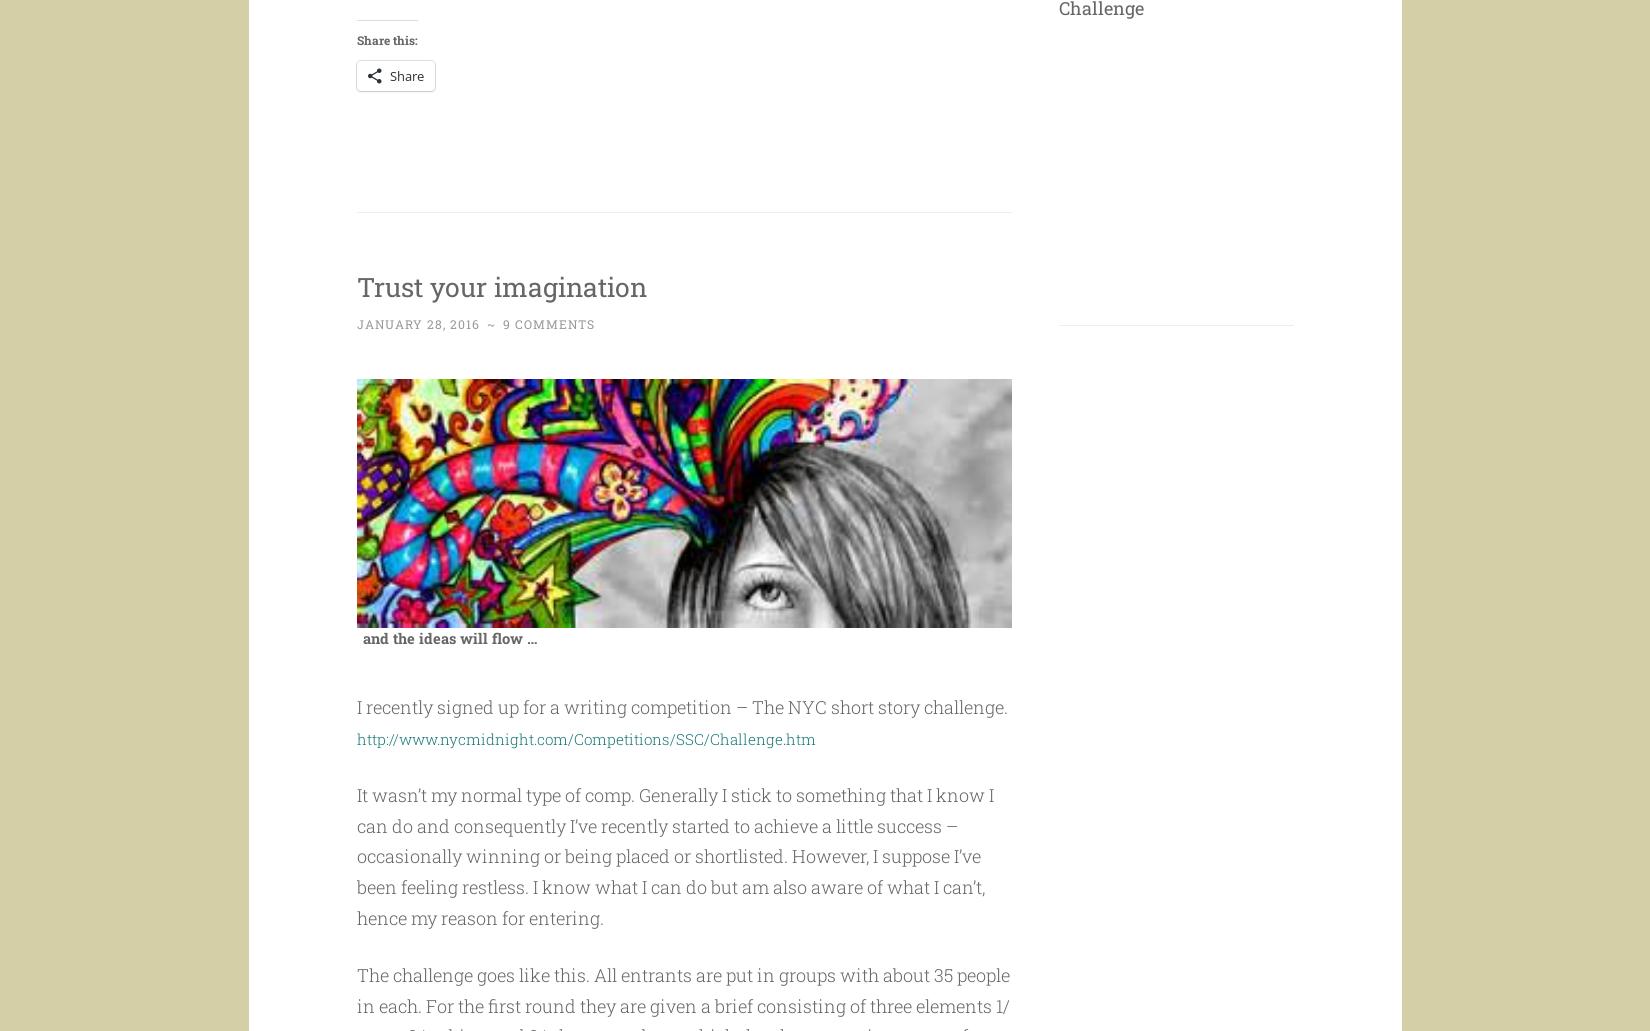  Describe the element at coordinates (448, 676) in the screenshot. I see `'and the ideas will flow …'` at that location.